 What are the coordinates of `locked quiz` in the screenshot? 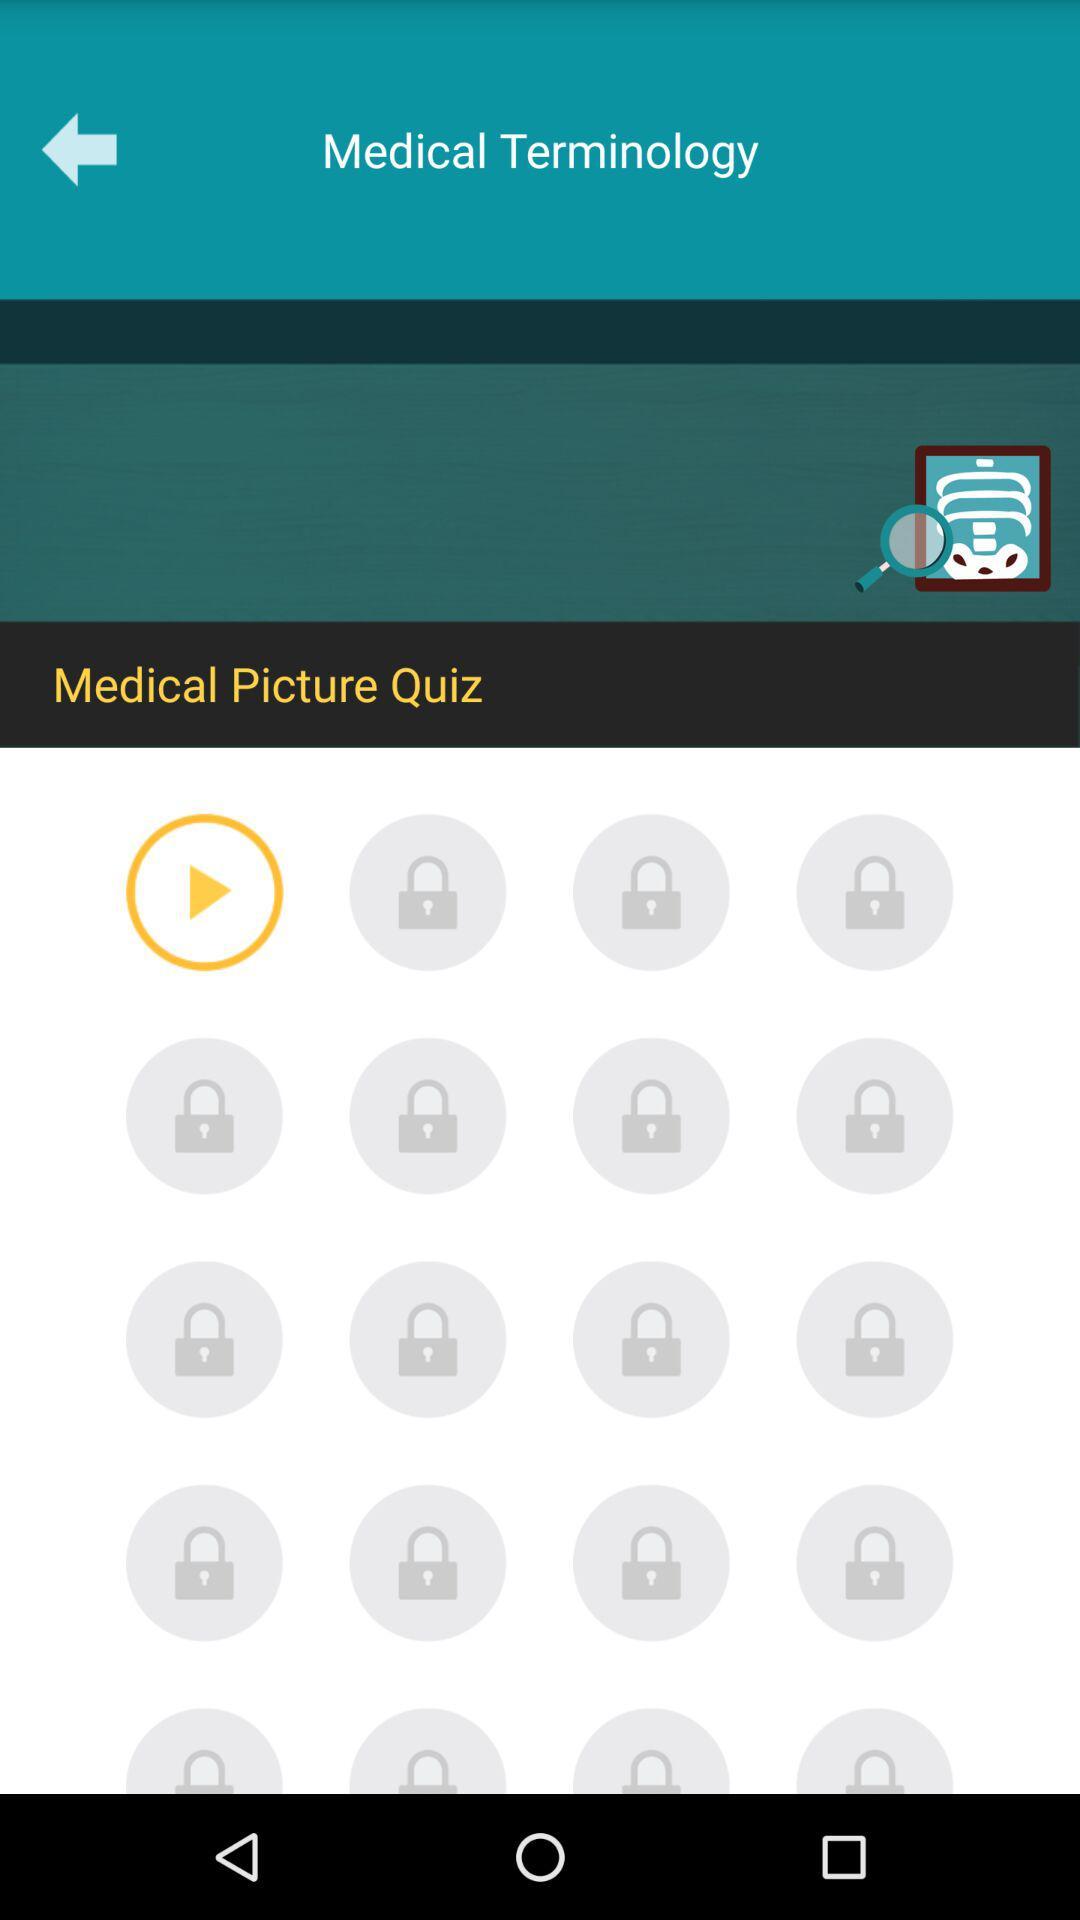 It's located at (874, 1339).